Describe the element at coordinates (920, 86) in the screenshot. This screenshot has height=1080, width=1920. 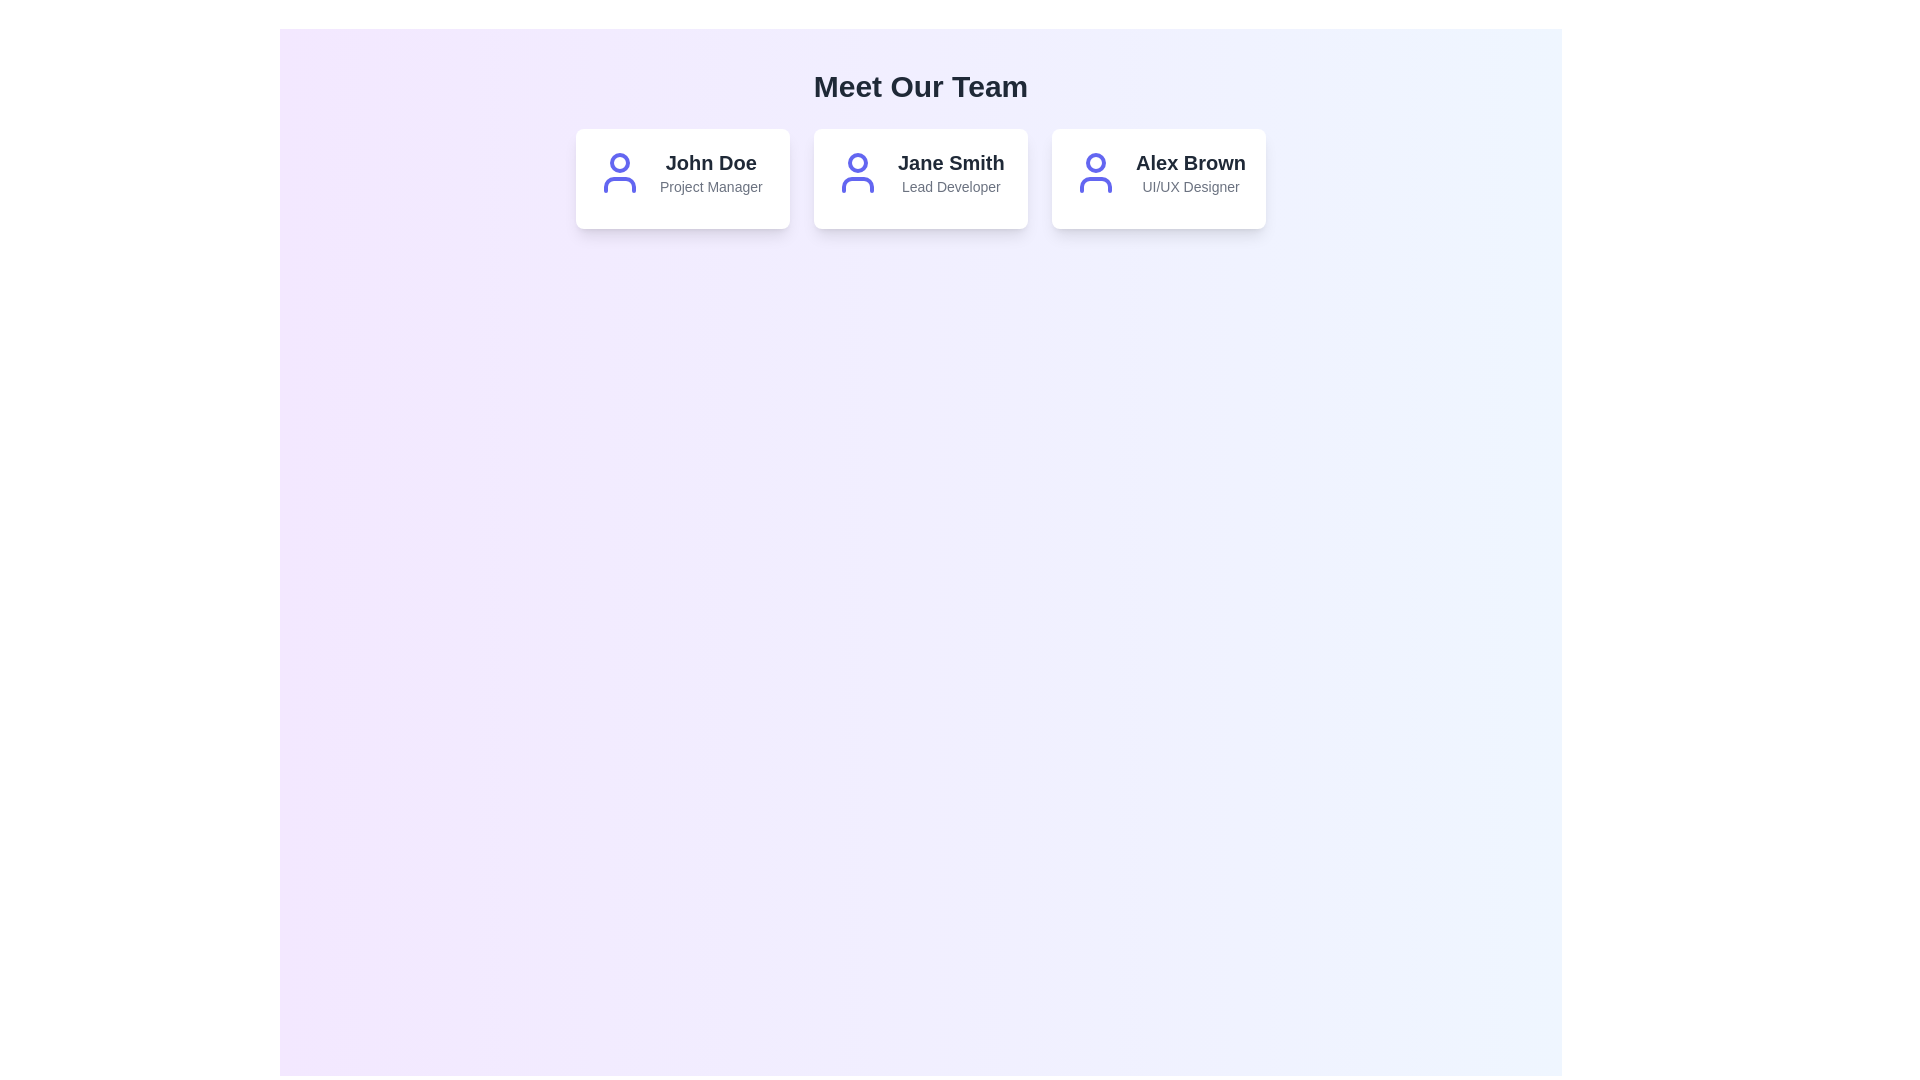
I see `the 'Meet Our Team' heading text, which is large, bold, and dark-colored, positioned centrally at the top of the section` at that location.